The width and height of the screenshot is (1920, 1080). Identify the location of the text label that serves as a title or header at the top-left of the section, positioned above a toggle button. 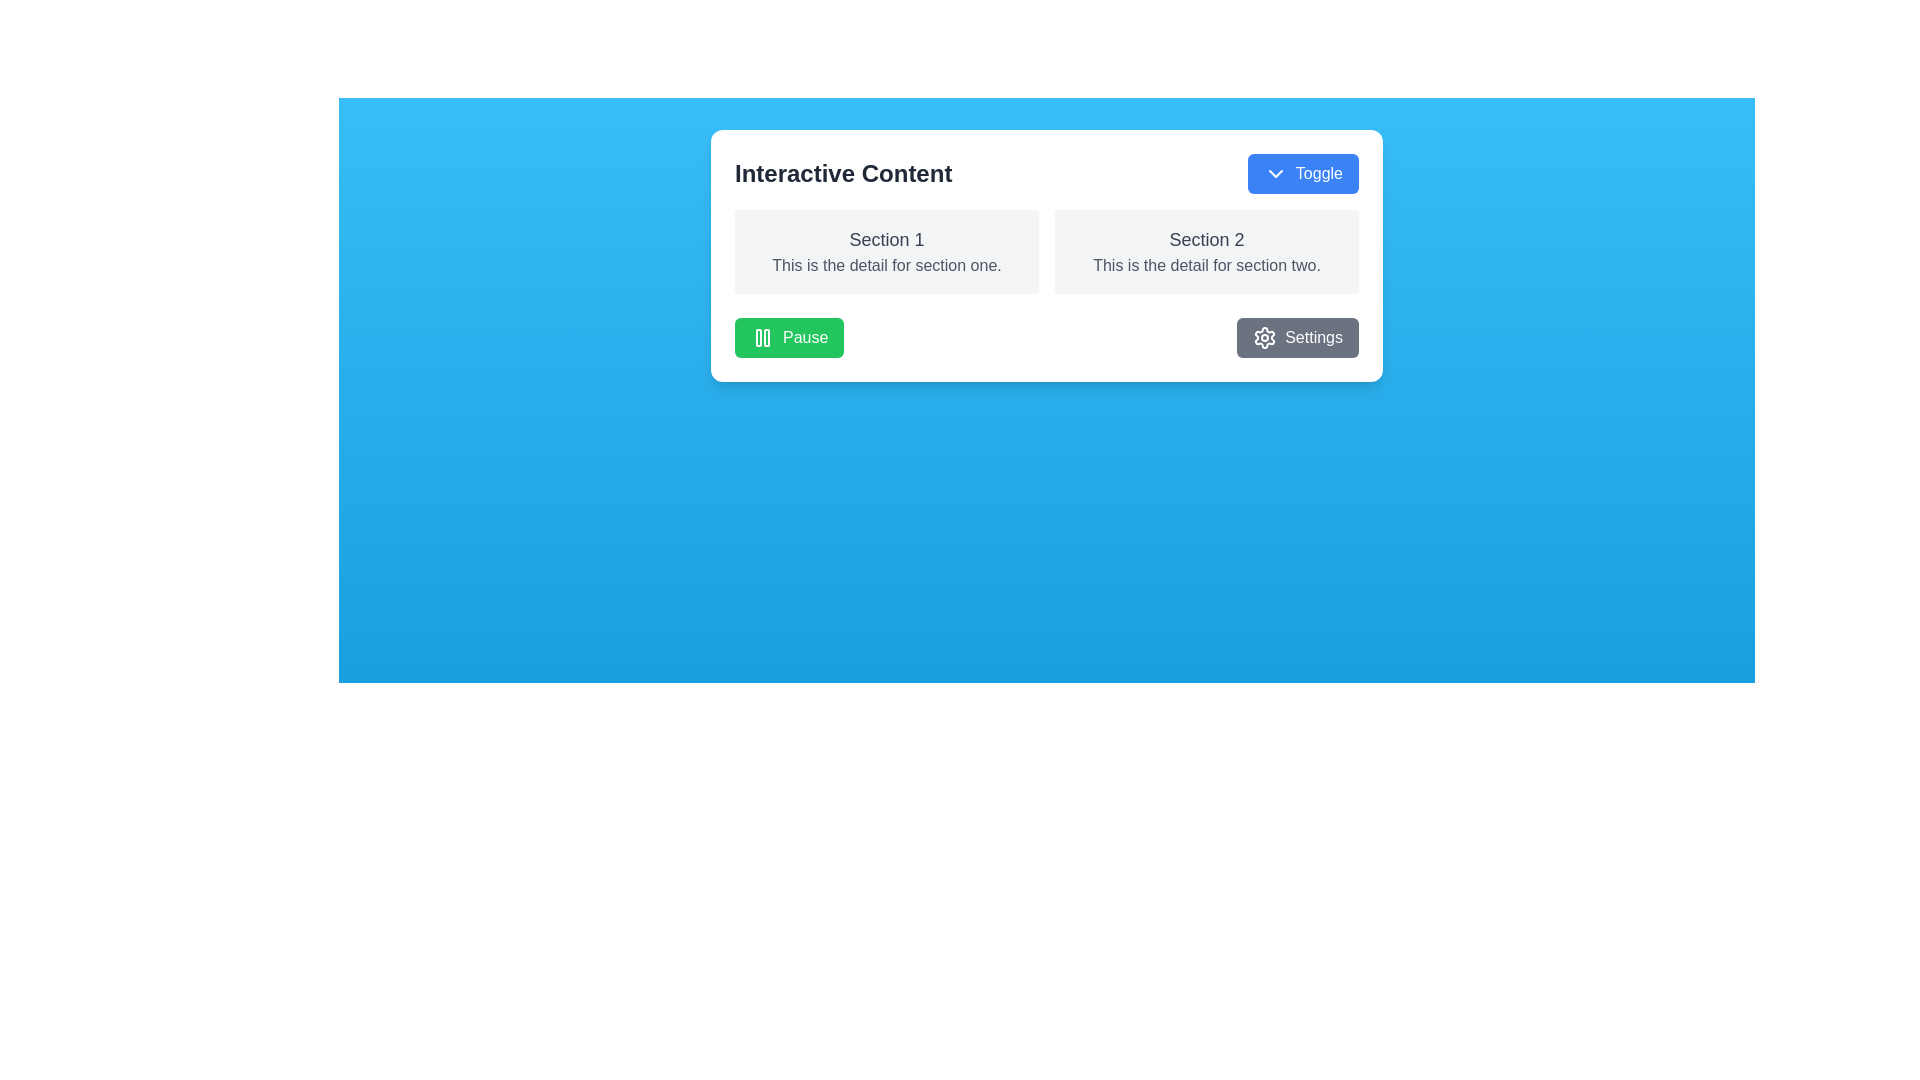
(843, 172).